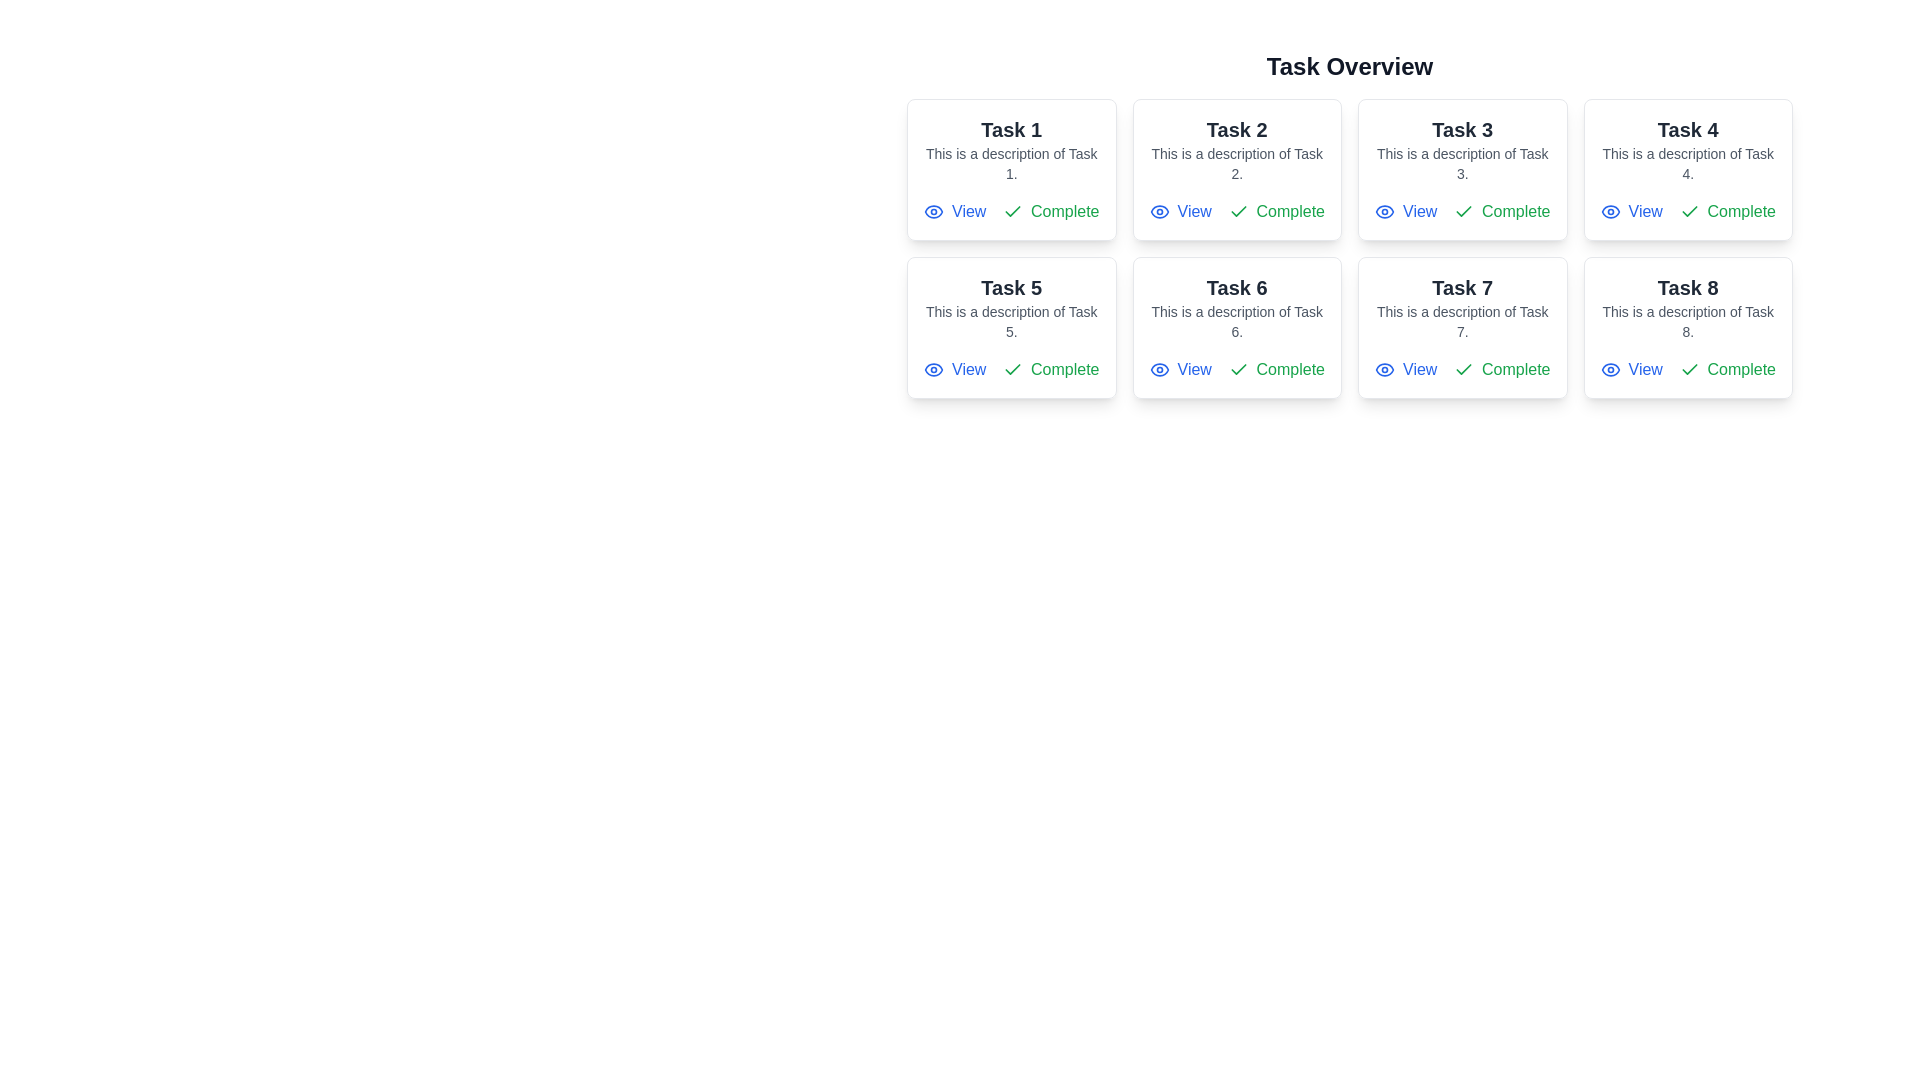  Describe the element at coordinates (1688, 370) in the screenshot. I see `the 'Complete' button located at the bottom right corner of the 'Task 8' card, which contains a small green checkmark icon to mark the task as complete` at that location.